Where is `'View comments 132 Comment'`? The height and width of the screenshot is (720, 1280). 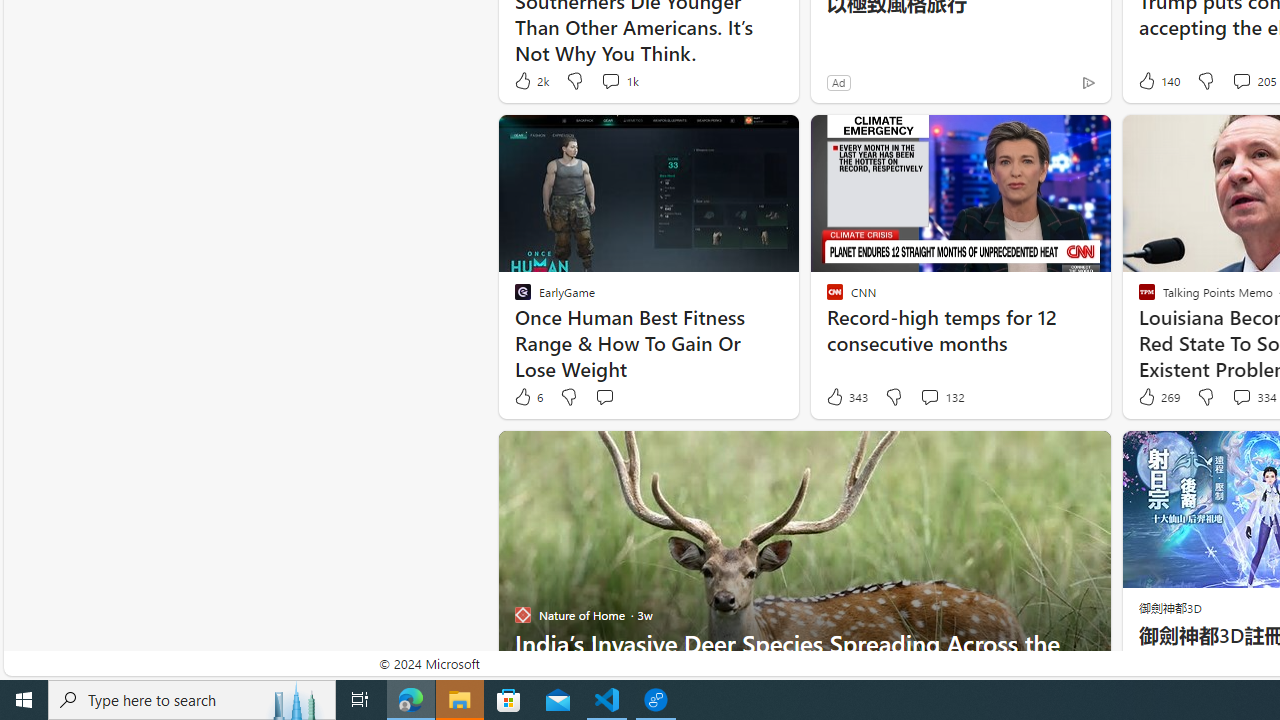
'View comments 132 Comment' is located at coordinates (928, 397).